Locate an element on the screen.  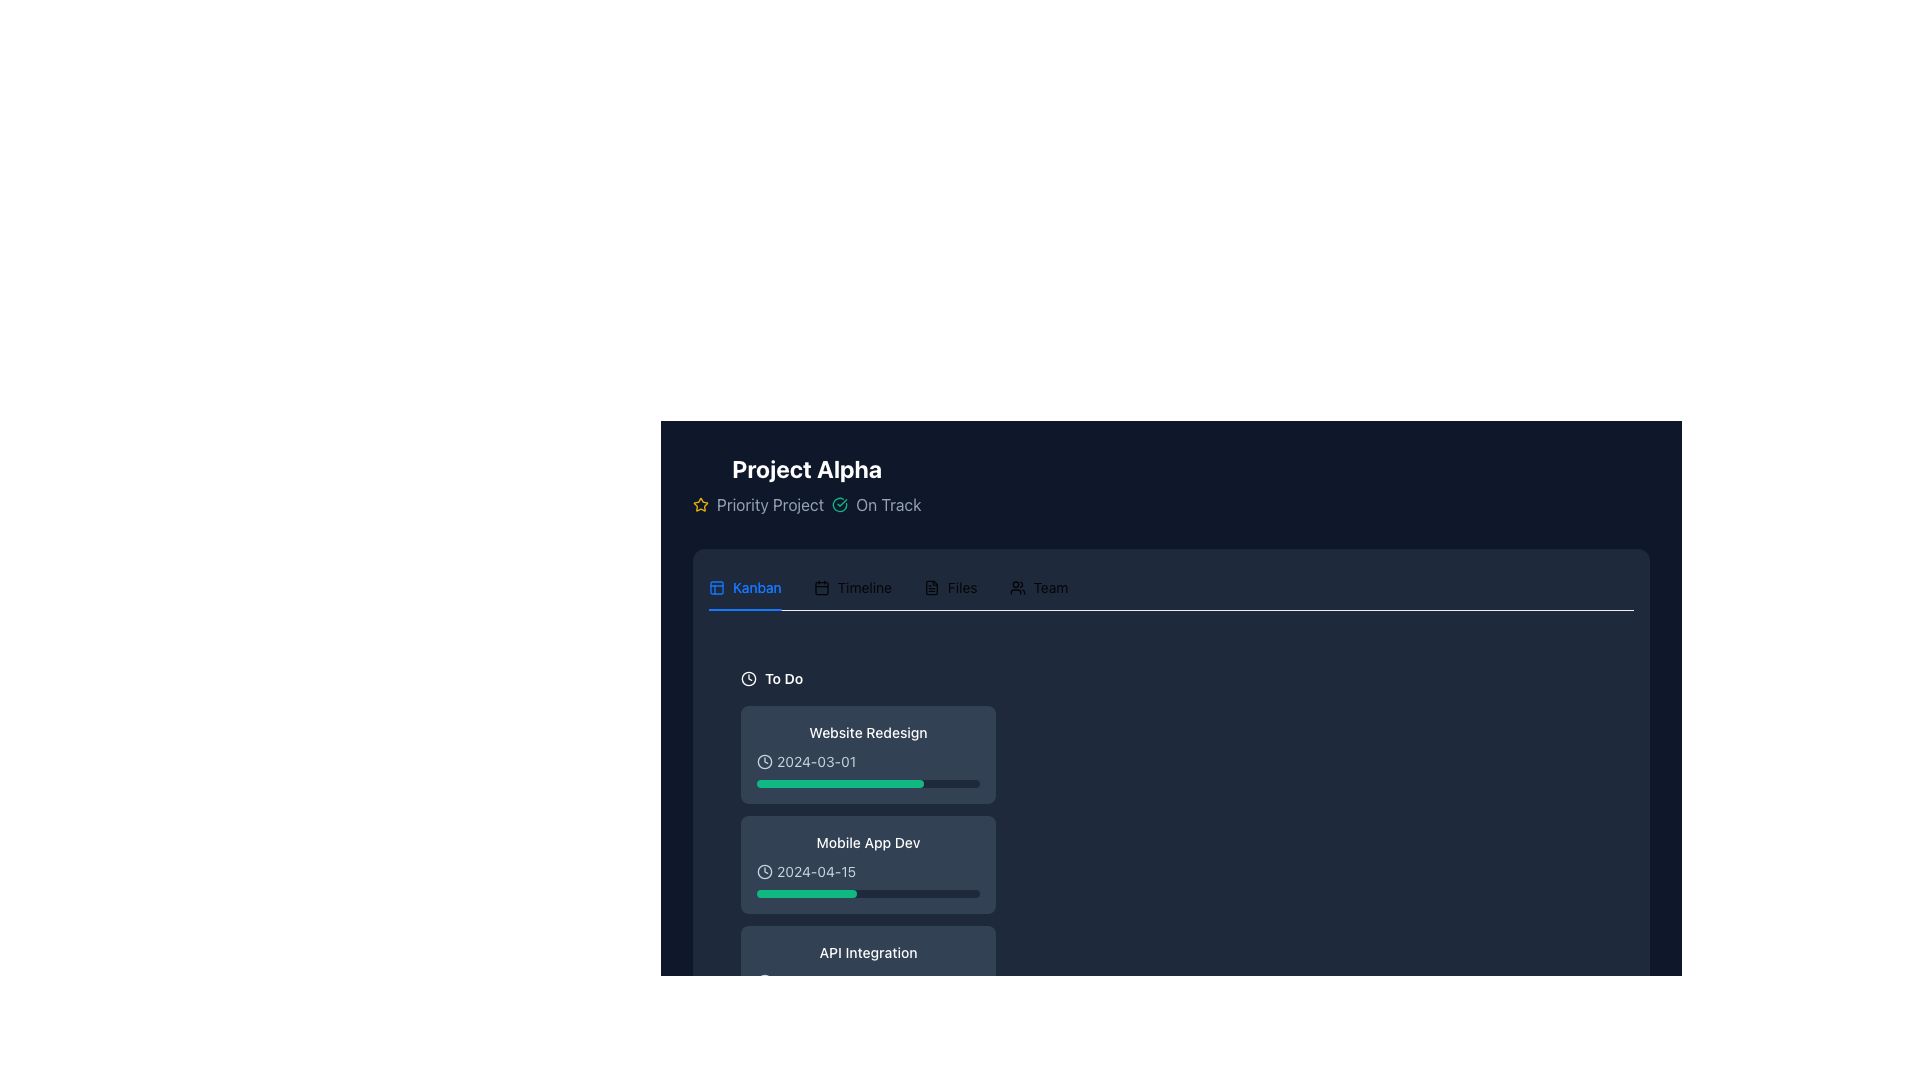
the text label displaying '2024-03-01' next to the clock icon in the 'To Do' list under the 'Website Redesign' task card is located at coordinates (816, 762).